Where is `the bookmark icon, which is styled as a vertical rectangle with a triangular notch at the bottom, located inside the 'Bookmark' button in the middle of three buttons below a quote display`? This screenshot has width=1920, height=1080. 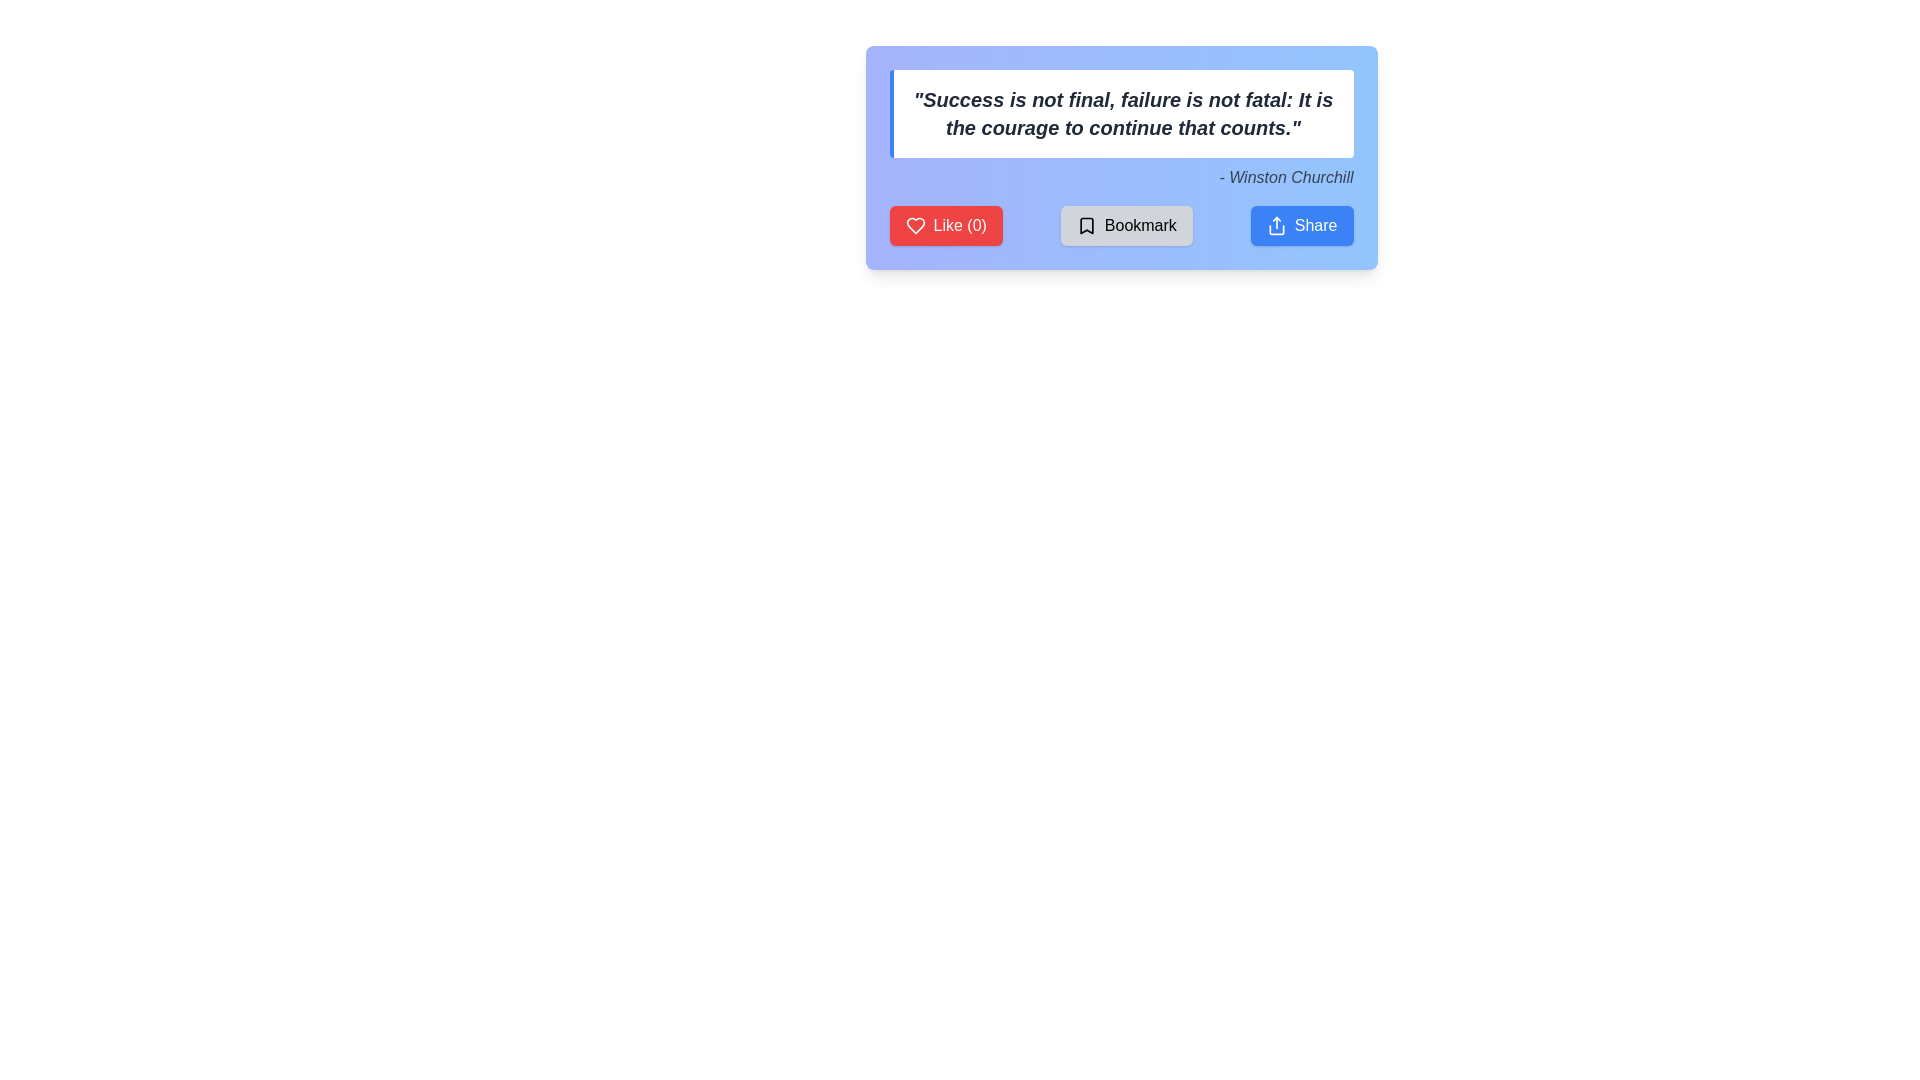 the bookmark icon, which is styled as a vertical rectangle with a triangular notch at the bottom, located inside the 'Bookmark' button in the middle of three buttons below a quote display is located at coordinates (1085, 225).